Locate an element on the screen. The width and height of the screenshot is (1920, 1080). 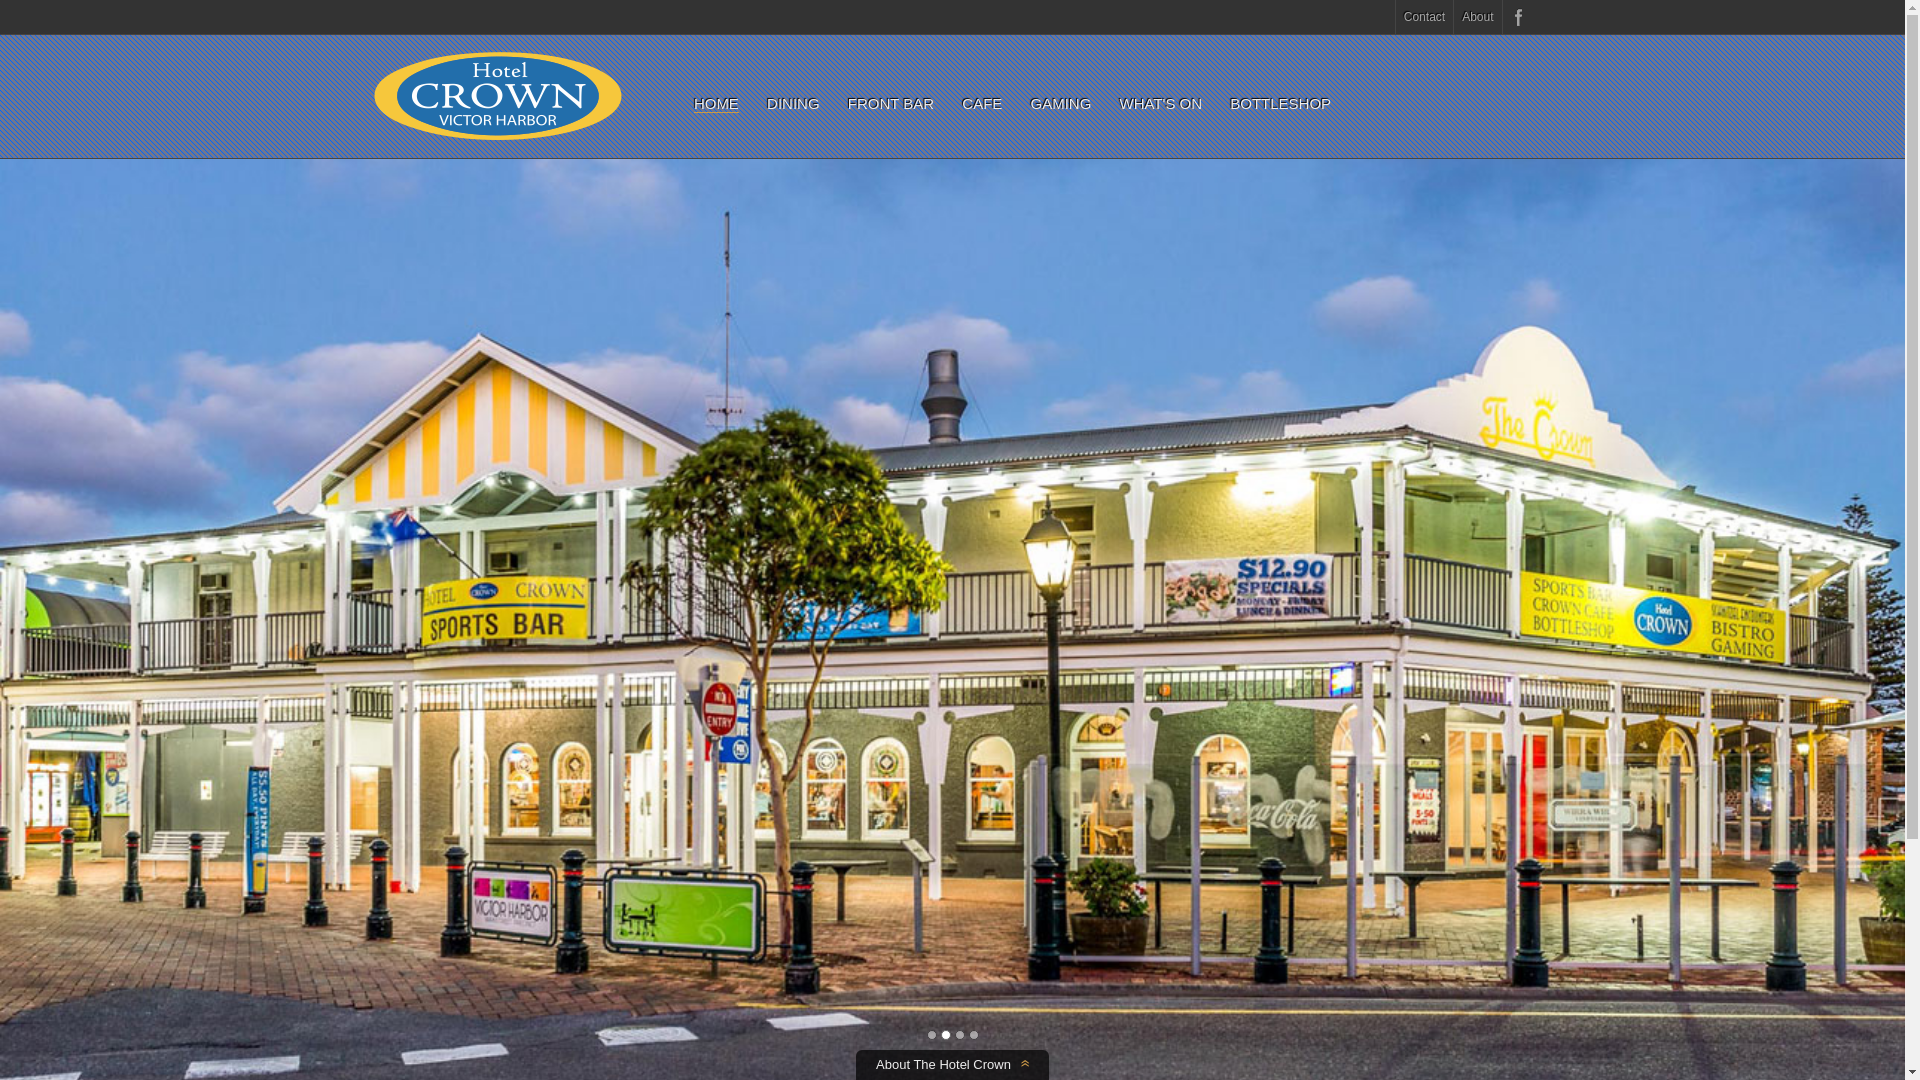
'GAMING' is located at coordinates (1059, 103).